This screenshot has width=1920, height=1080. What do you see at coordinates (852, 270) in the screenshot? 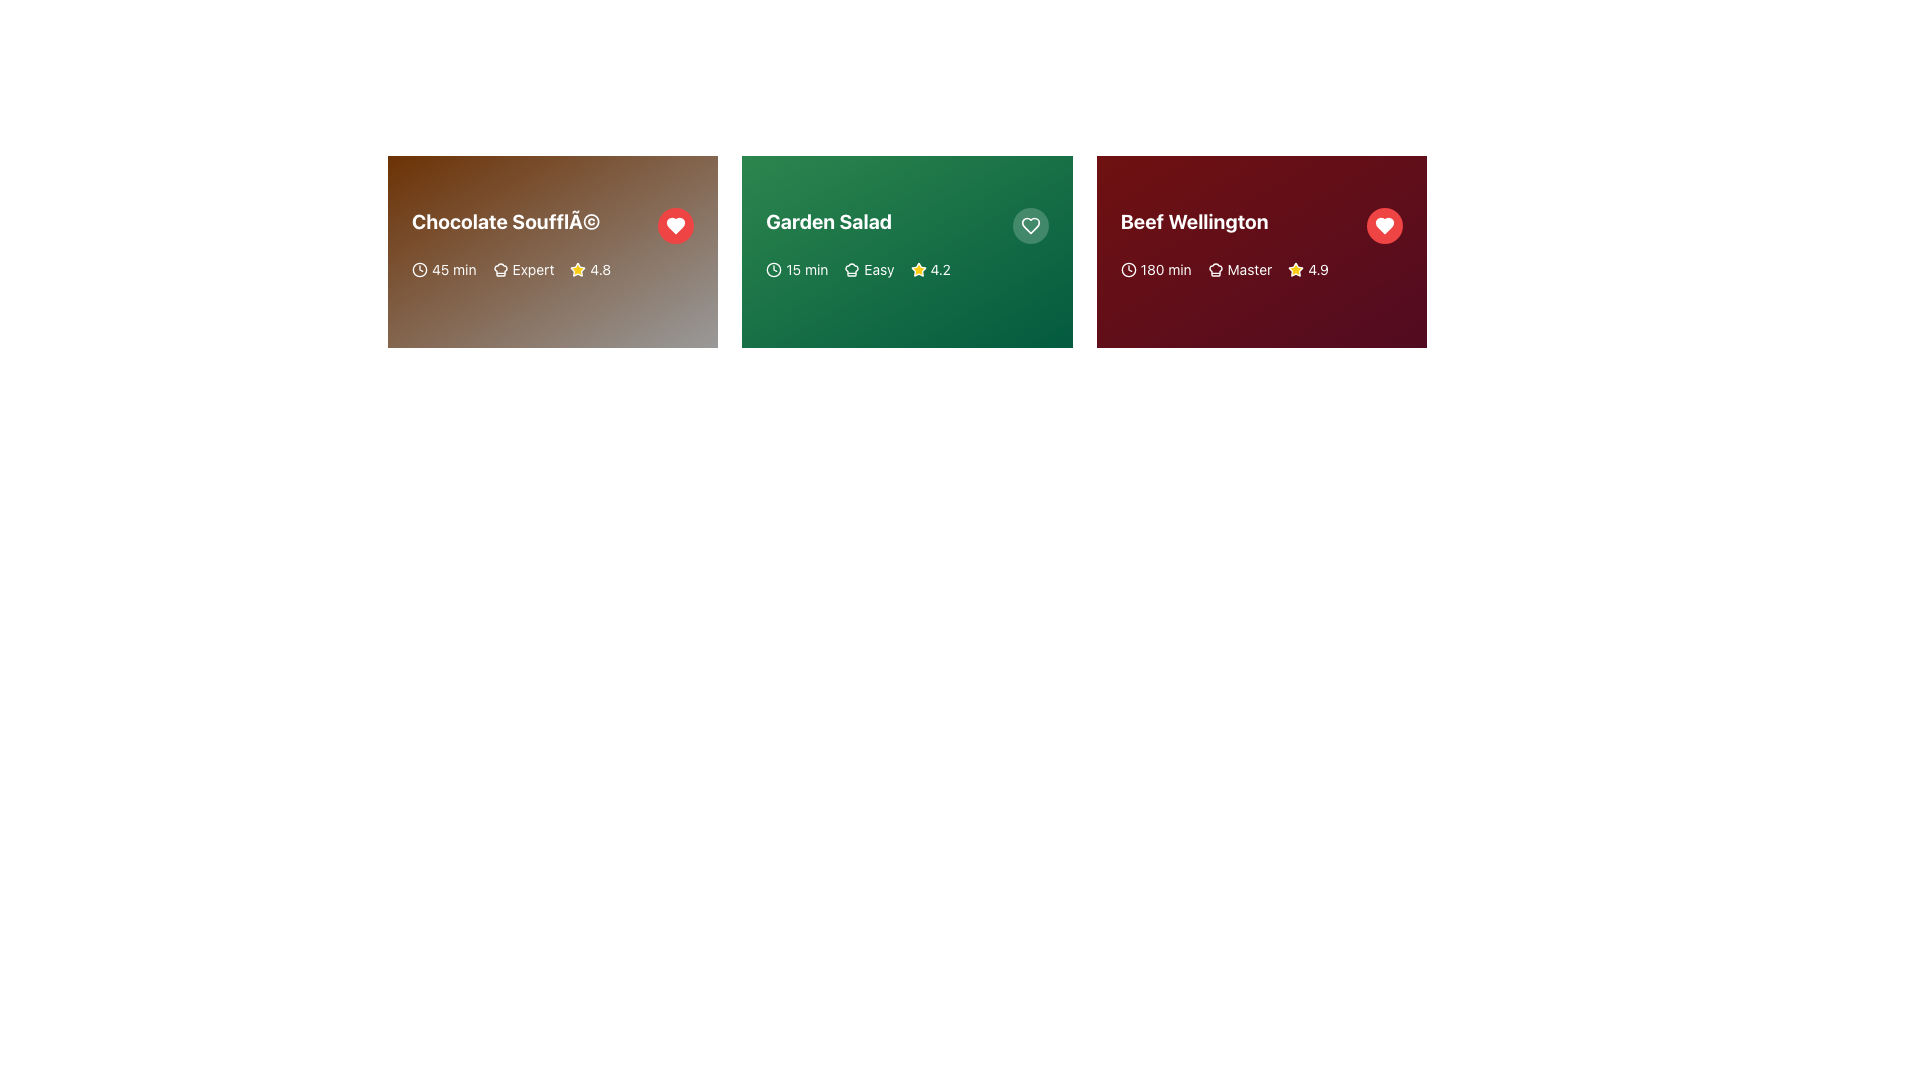
I see `the chef hat SVG icon located left of the 'Easy' text, which indicates the difficulty level of the recipe in the 'Garden Salad' card` at bounding box center [852, 270].